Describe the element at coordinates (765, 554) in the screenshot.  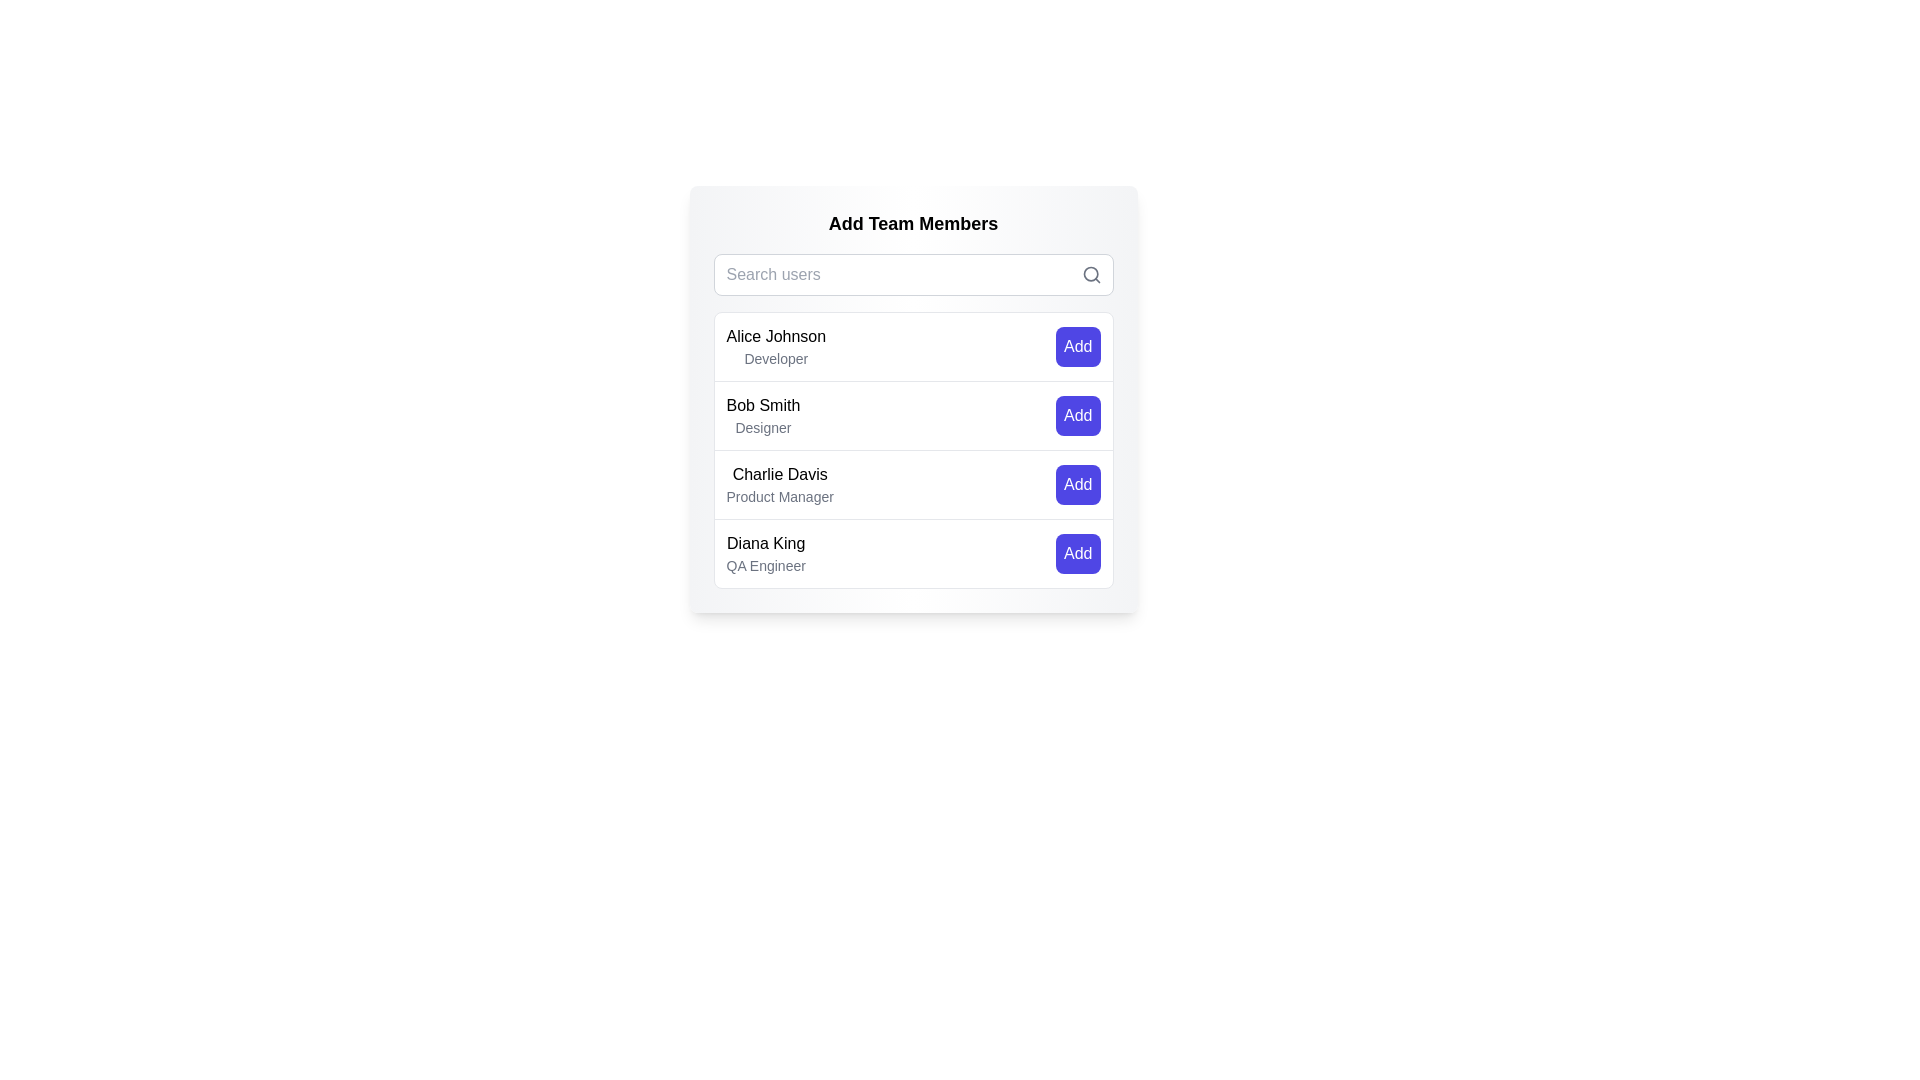
I see `the text display that describes the name and role of an individual (QA Engineer) in the context of adding team members, positioned below 'Charlie Davis - Product Manager' and above the 'Add' button` at that location.